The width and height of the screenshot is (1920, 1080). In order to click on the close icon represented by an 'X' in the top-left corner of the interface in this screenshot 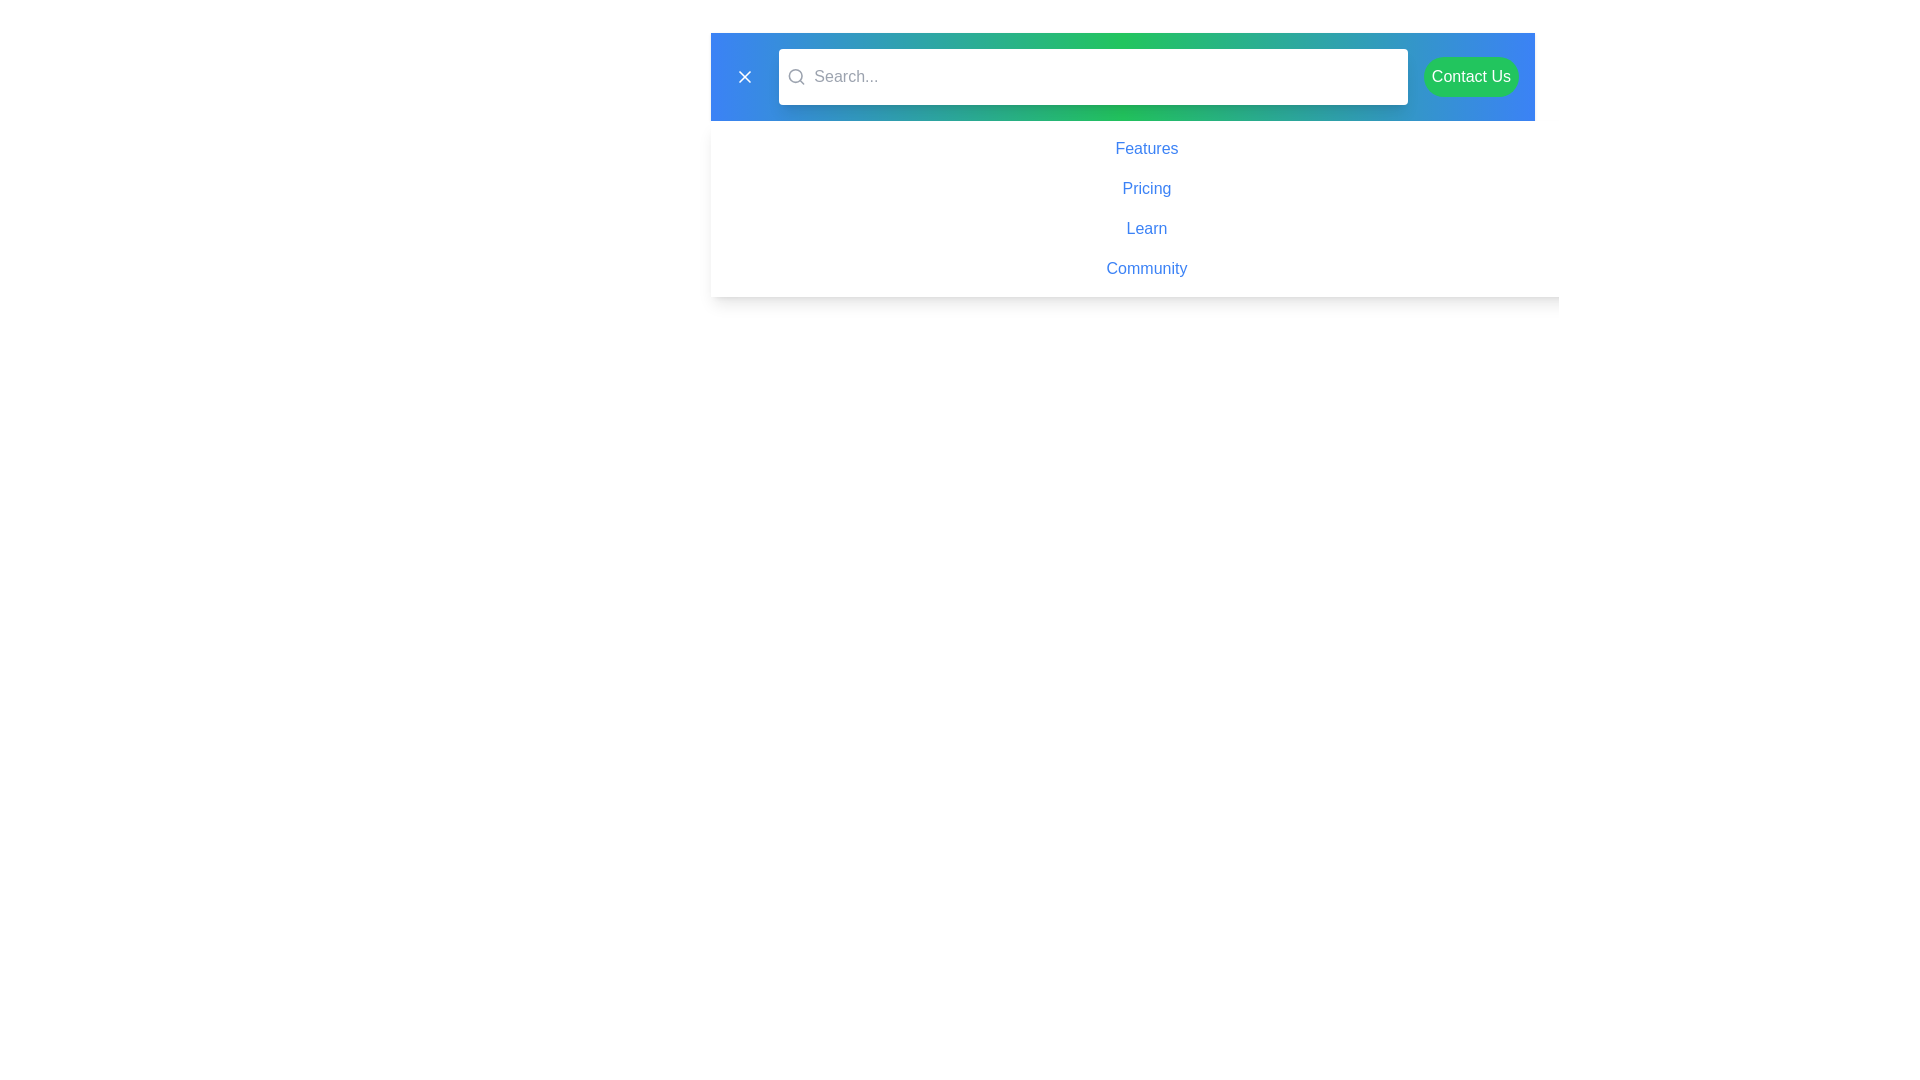, I will do `click(743, 76)`.